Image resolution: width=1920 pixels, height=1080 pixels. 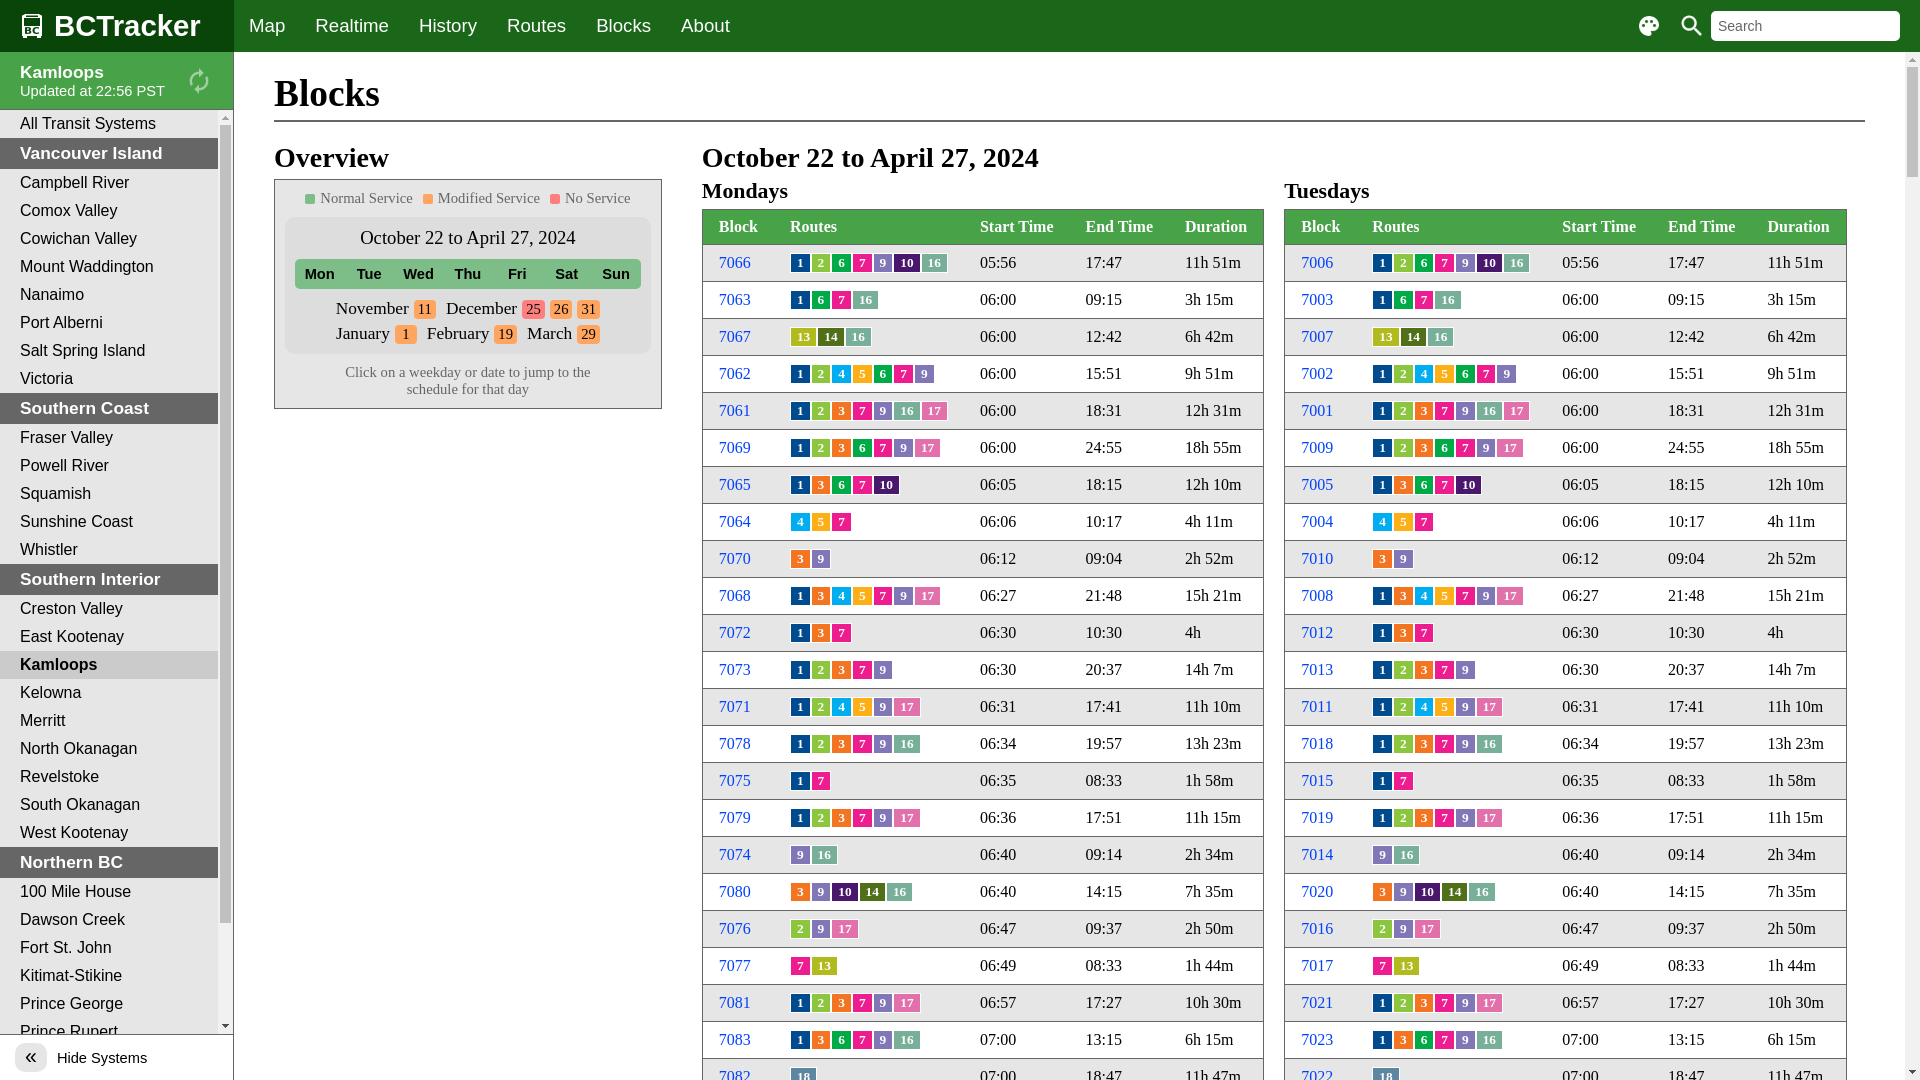 I want to click on '2', so click(x=811, y=744).